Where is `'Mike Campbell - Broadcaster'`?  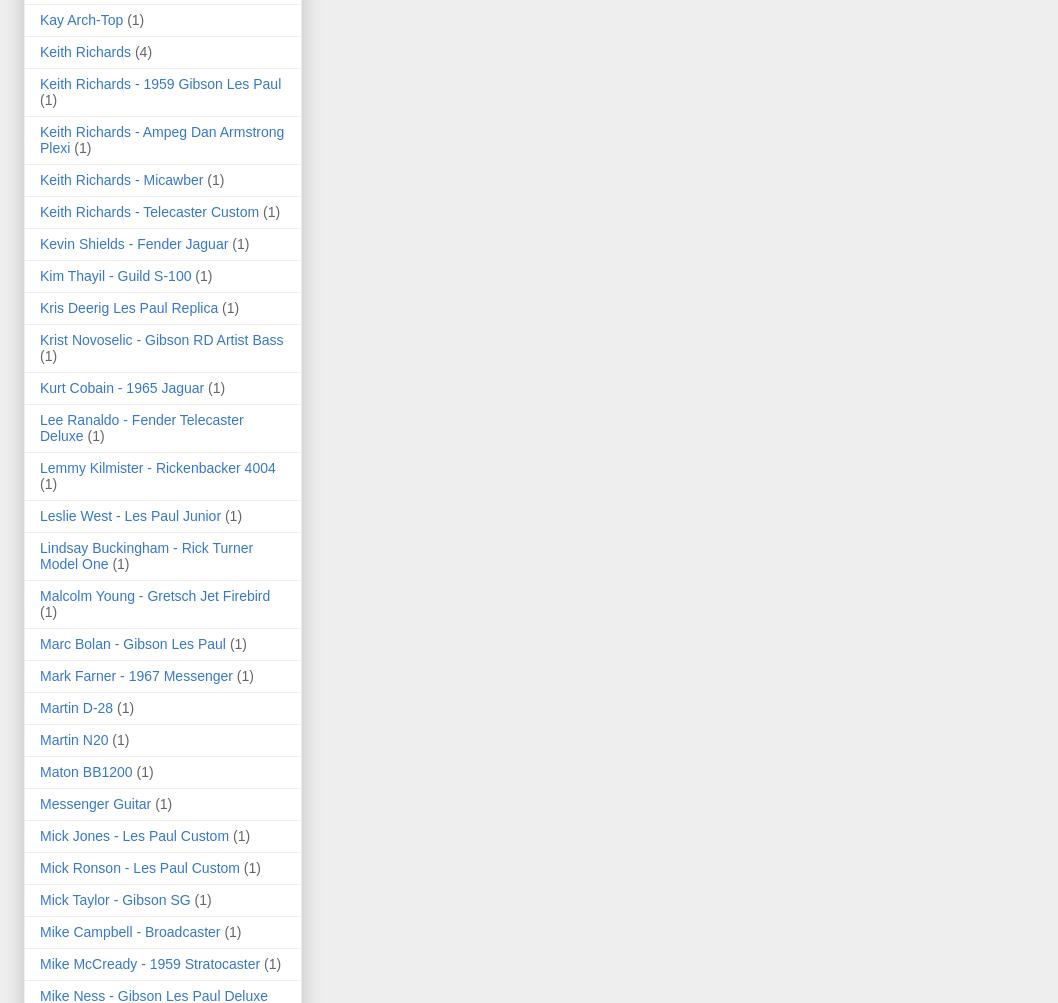
'Mike Campbell - Broadcaster' is located at coordinates (129, 929).